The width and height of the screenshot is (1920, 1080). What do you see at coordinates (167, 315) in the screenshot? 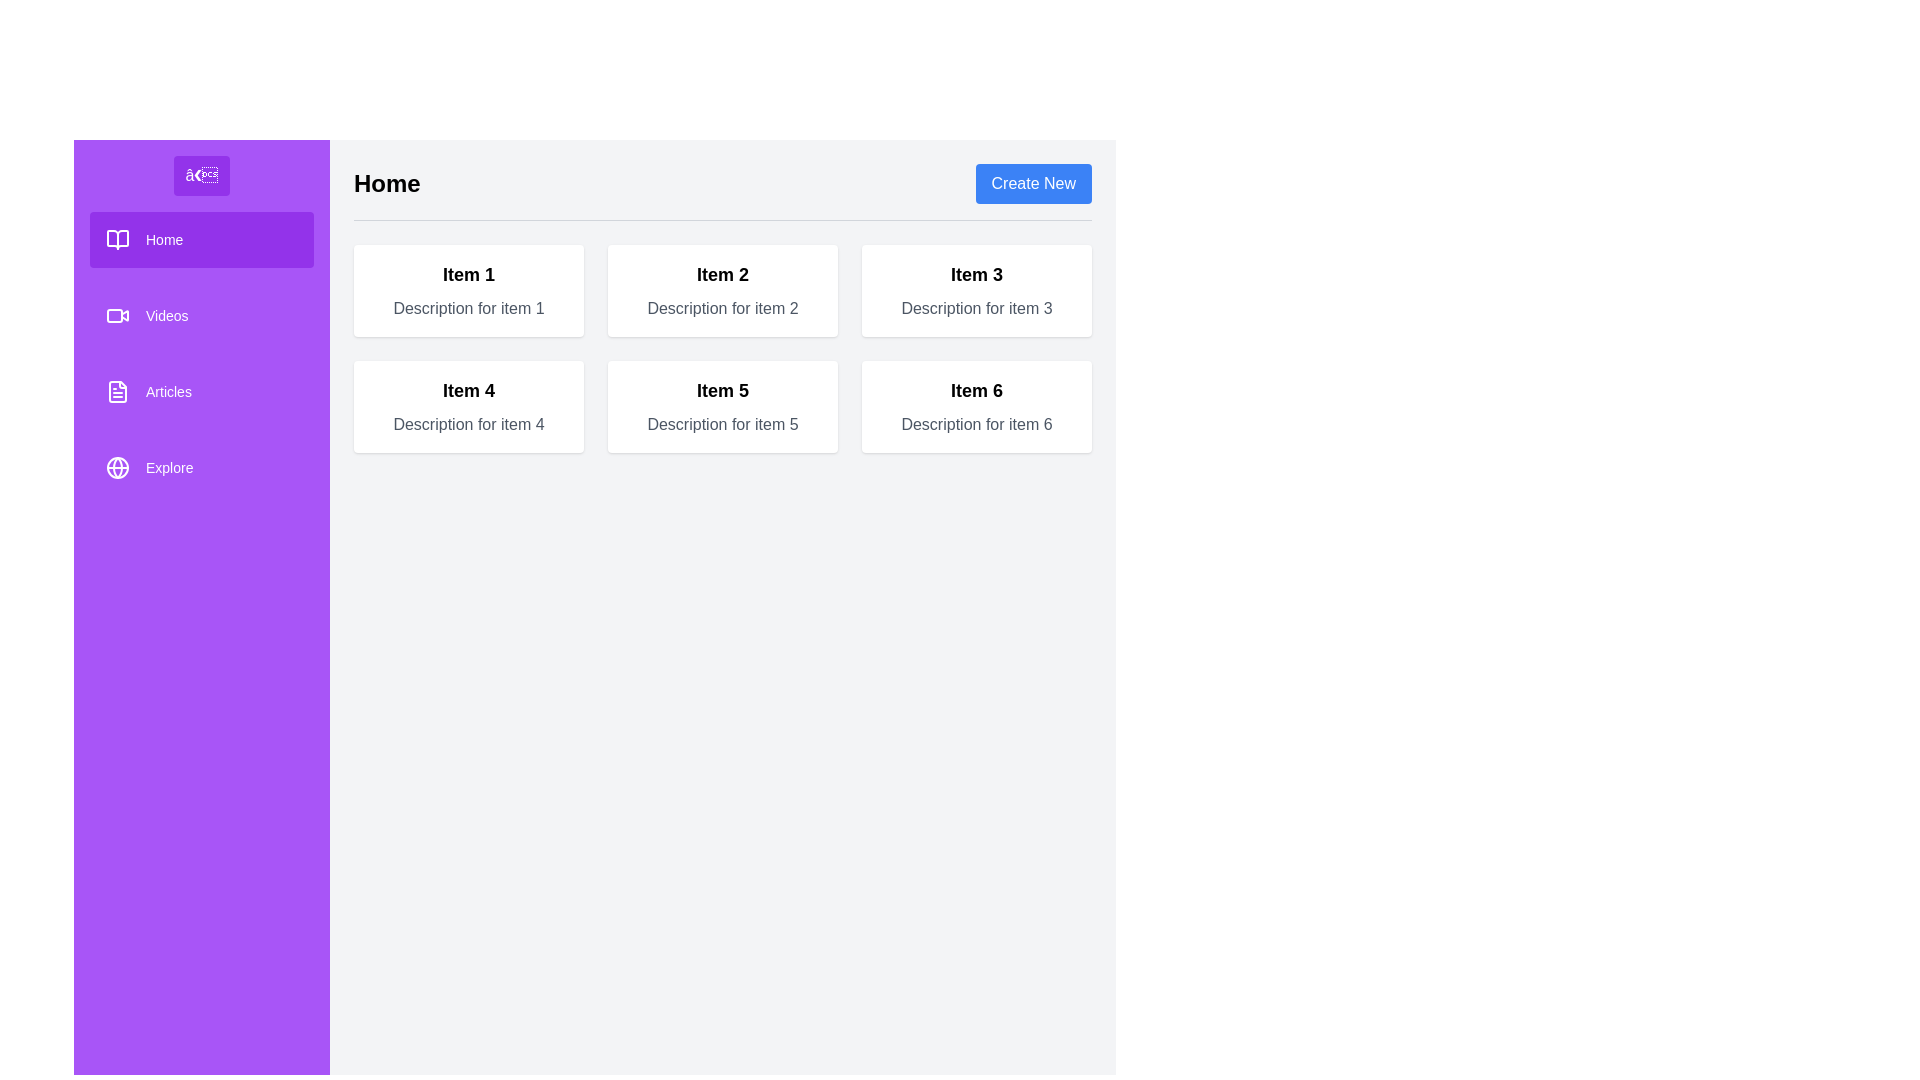
I see `text label 'Videos' located in the navigation panel below the 'Home' menu item` at bounding box center [167, 315].